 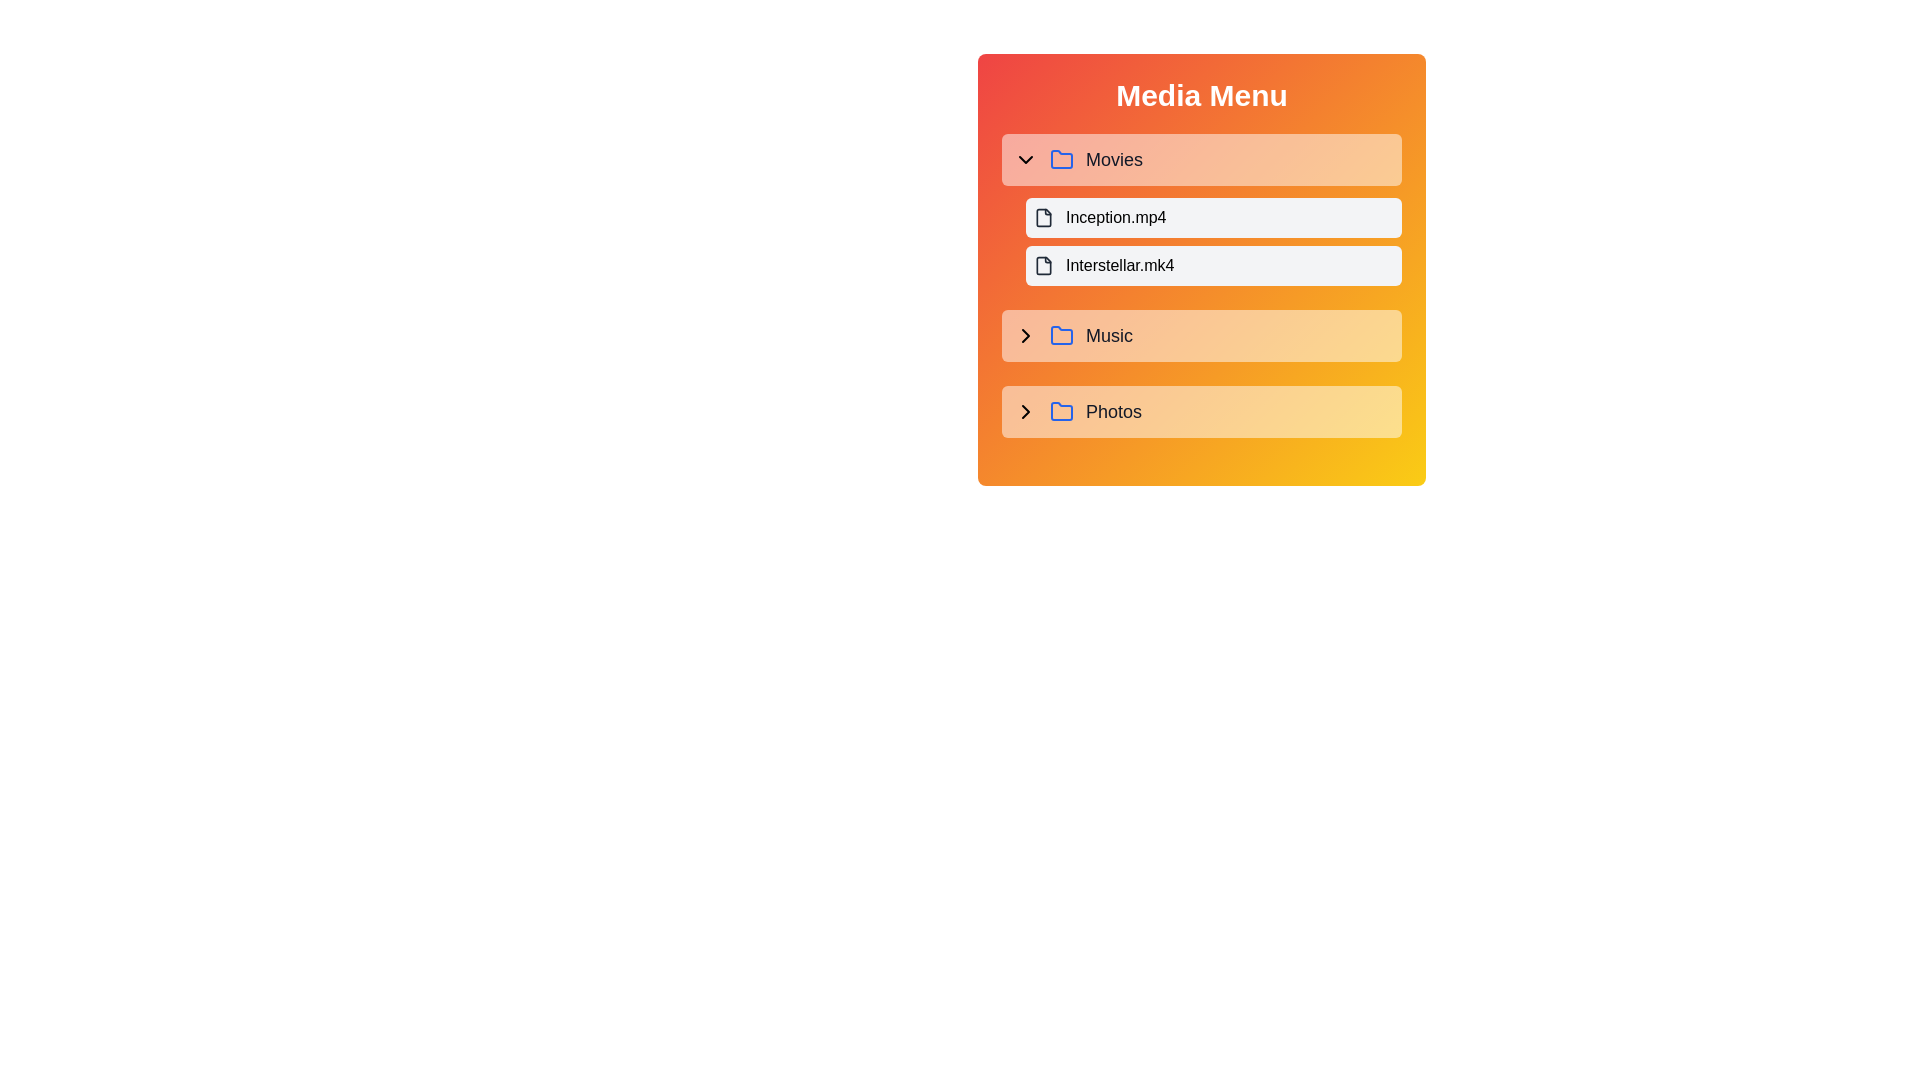 I want to click on the folder icon with a blue outline representing the 'Music' directory, located within the 'Media Menu', so click(x=1060, y=334).